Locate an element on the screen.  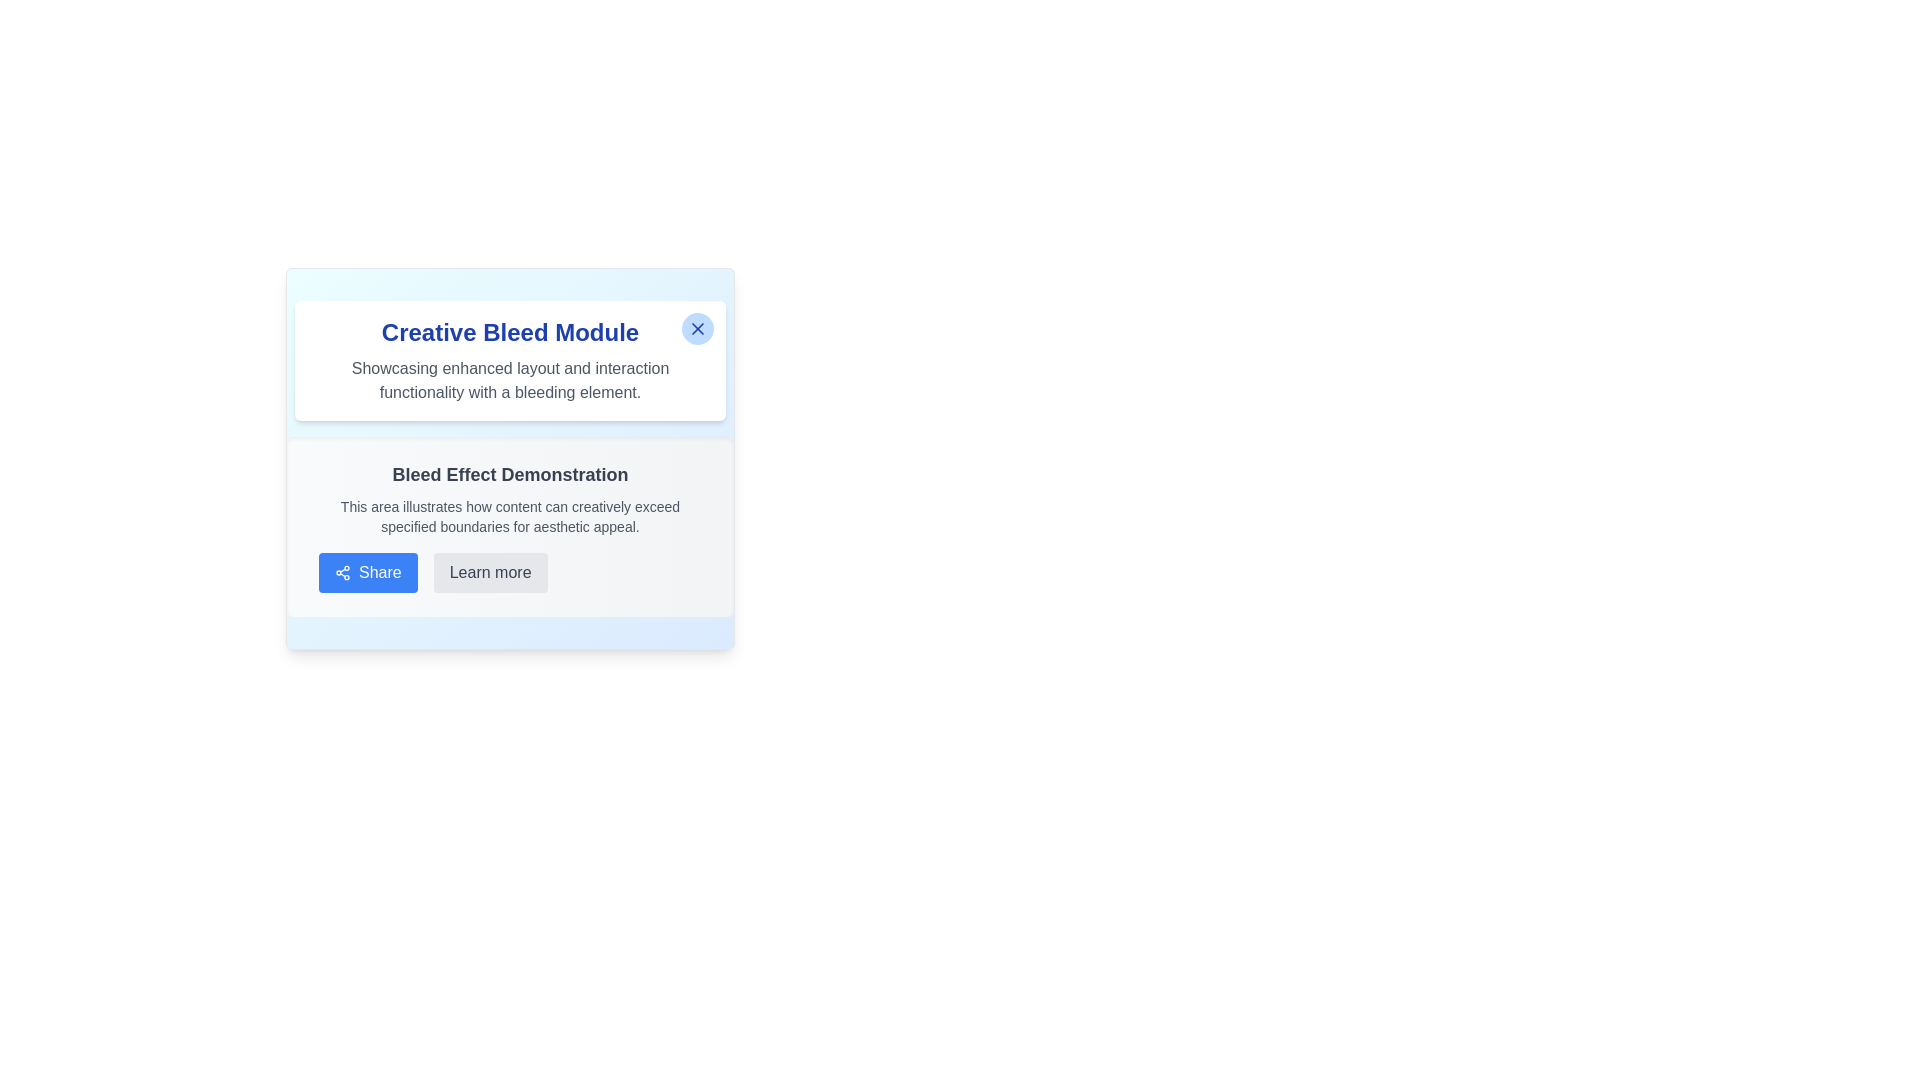
the small circular button with a light blue background and a darker blue 'X' icon, located at the top-right corner of the 'Creative Bleed Module' card to change its background color is located at coordinates (697, 327).